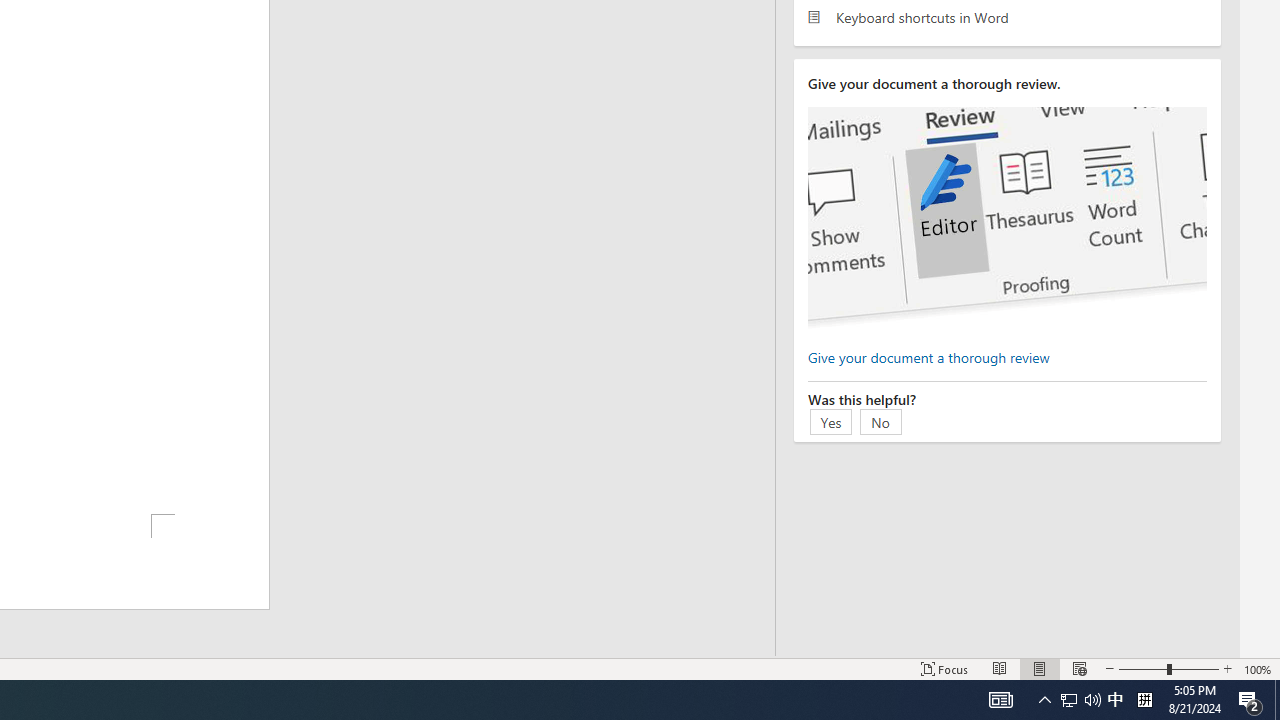 The height and width of the screenshot is (720, 1280). I want to click on 'Keyboard shortcuts in Word', so click(1007, 17).